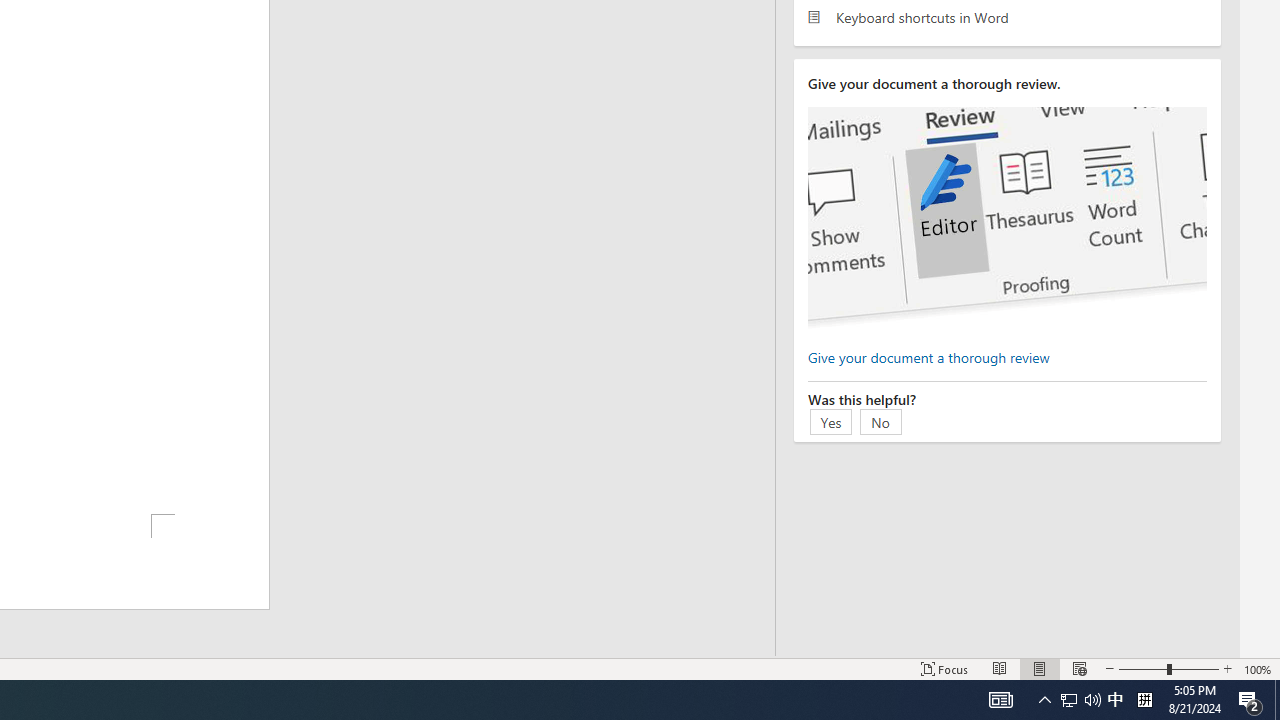 The height and width of the screenshot is (720, 1280). I want to click on 'Keyboard shortcuts in Word', so click(1007, 17).